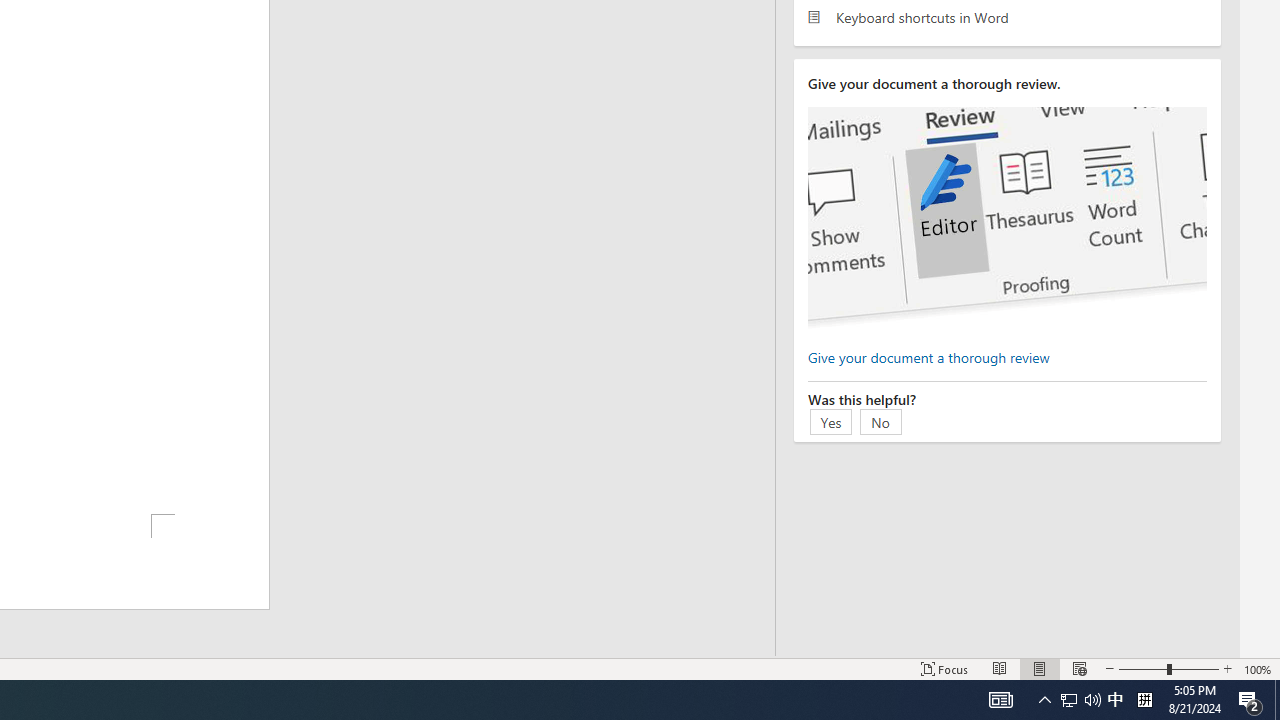 The height and width of the screenshot is (720, 1280). I want to click on 'Keyboard shortcuts in Word', so click(1007, 17).